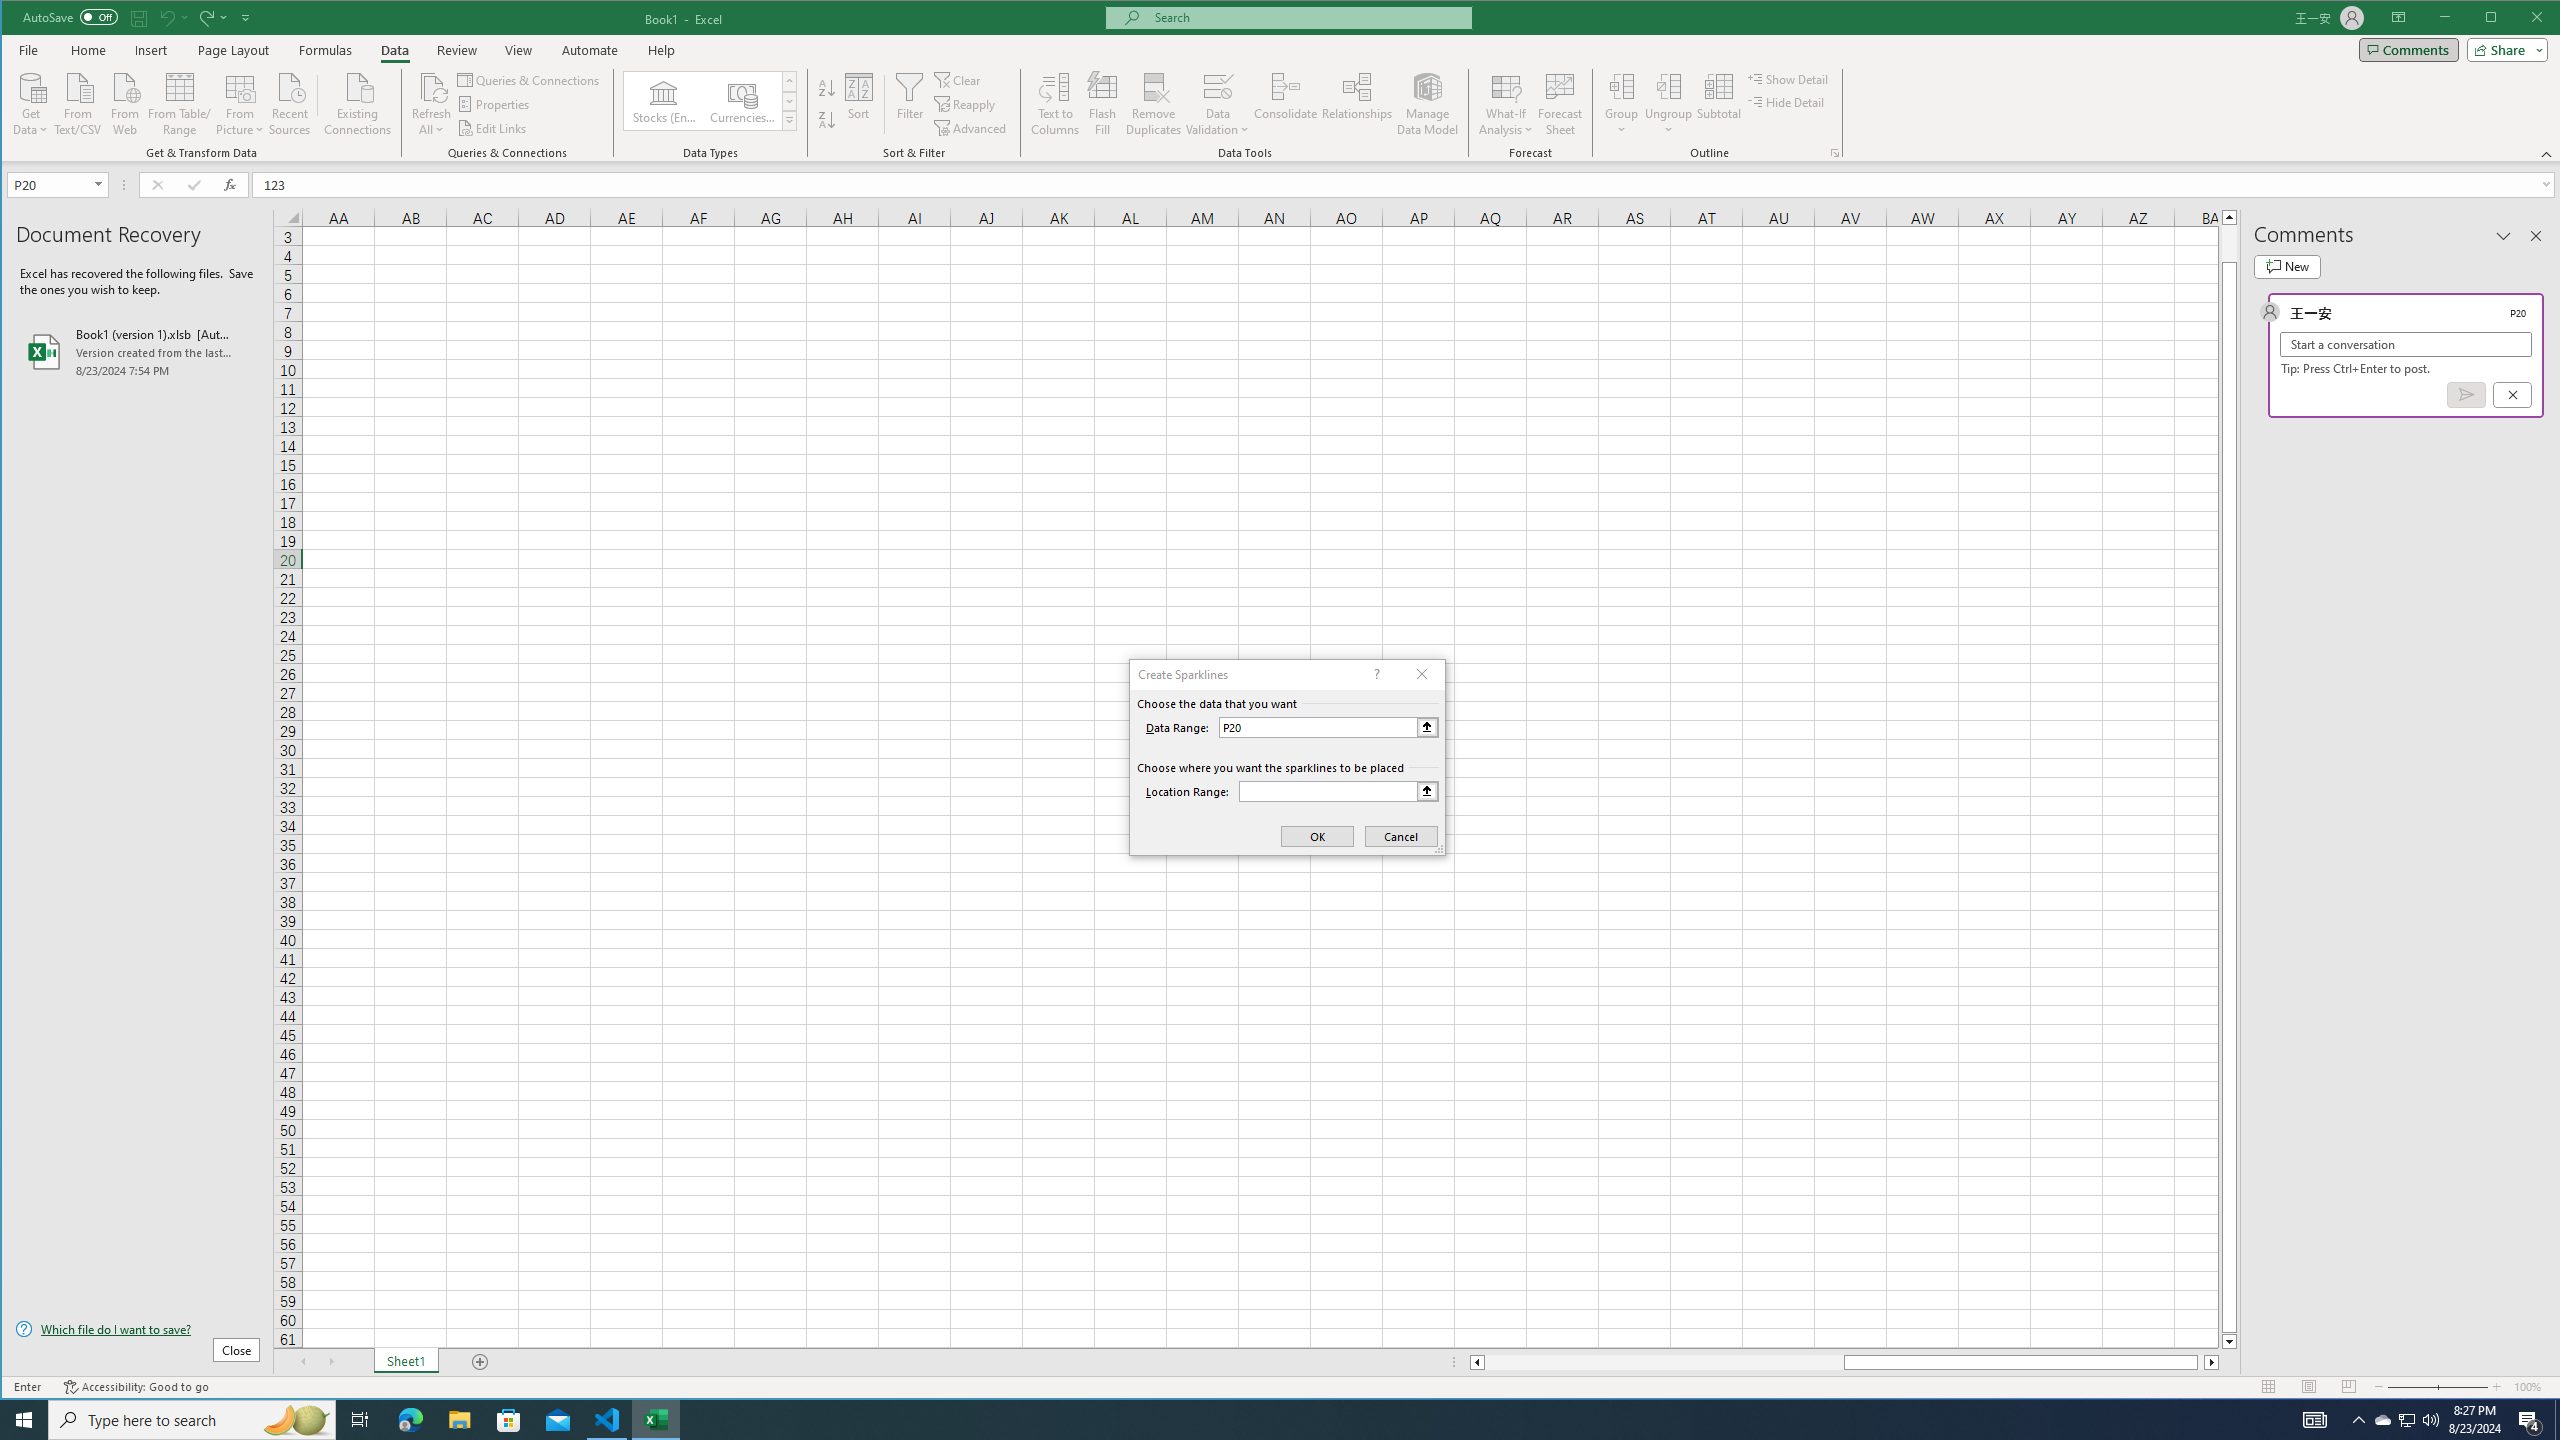 The image size is (2560, 1440). What do you see at coordinates (2502, 235) in the screenshot?
I see `'Task Pane Options'` at bounding box center [2502, 235].